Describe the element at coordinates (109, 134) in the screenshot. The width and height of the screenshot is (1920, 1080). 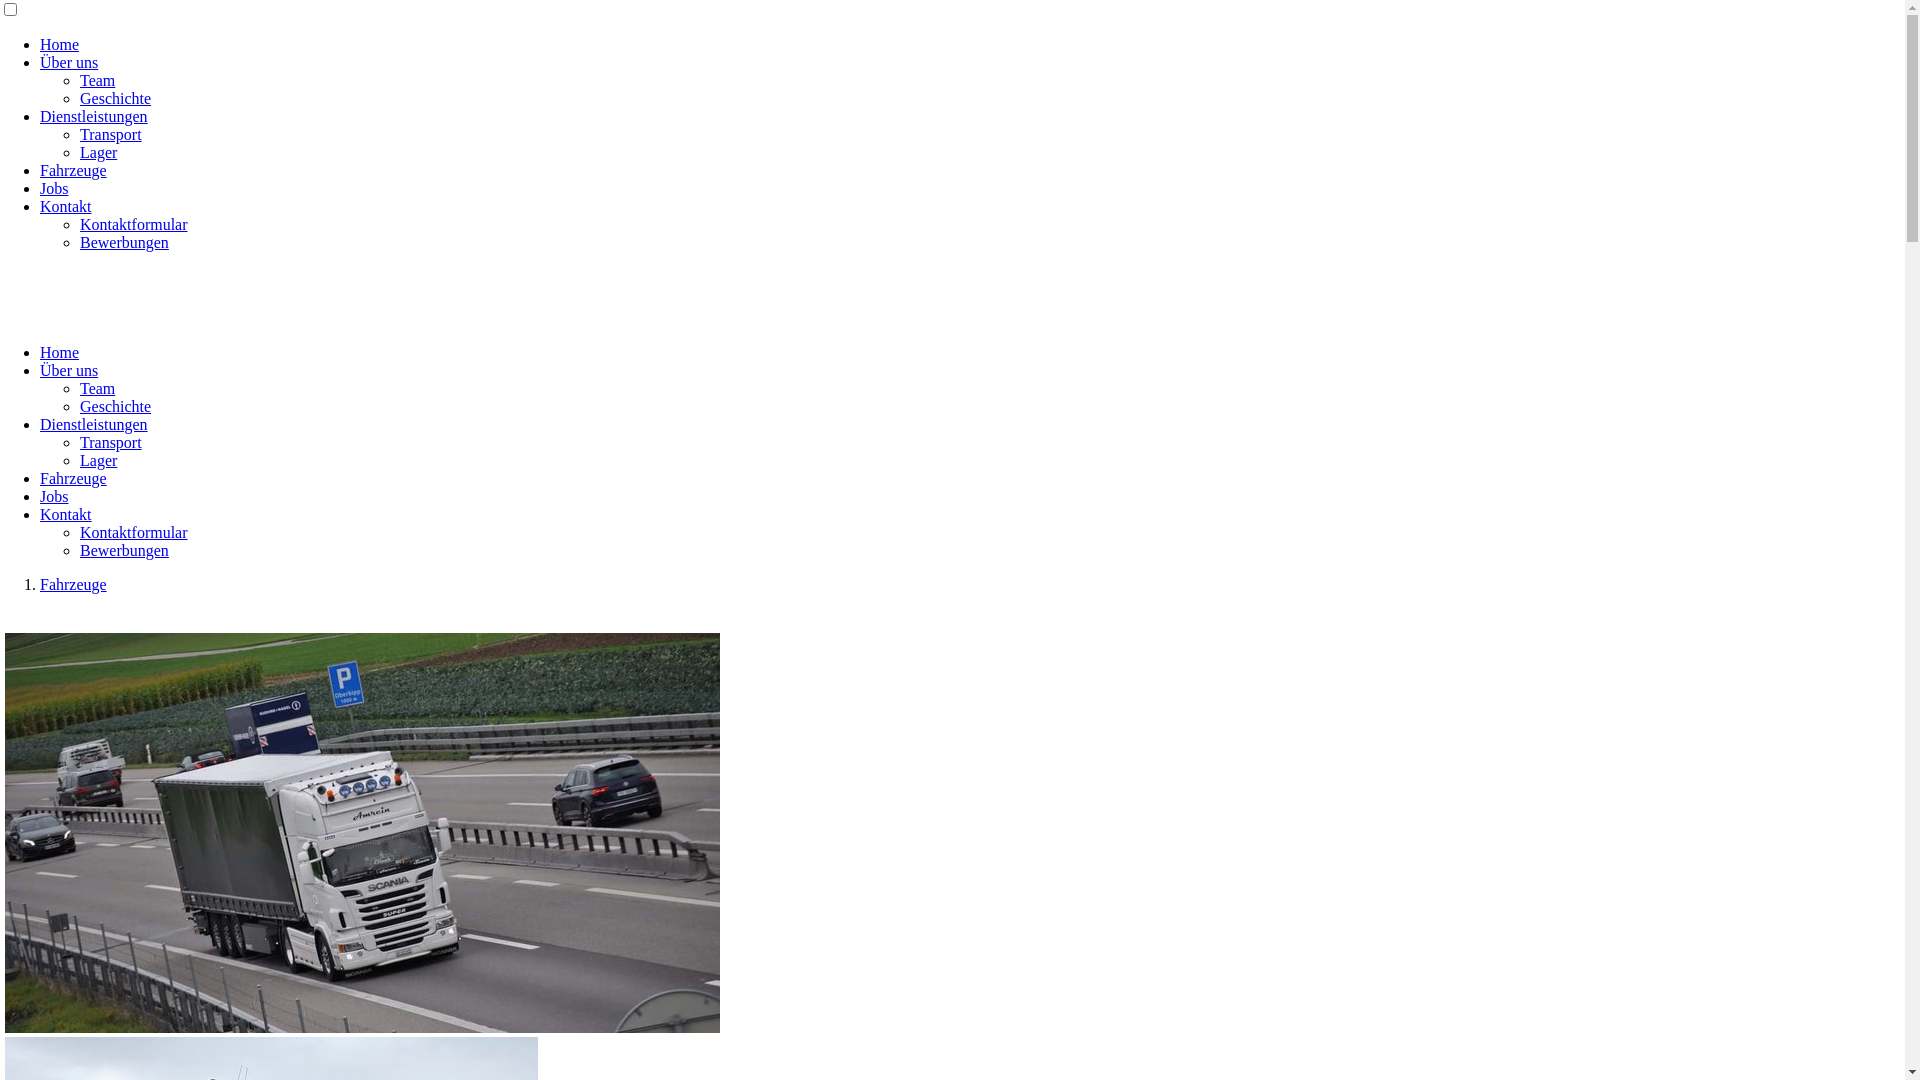
I see `'Transport'` at that location.